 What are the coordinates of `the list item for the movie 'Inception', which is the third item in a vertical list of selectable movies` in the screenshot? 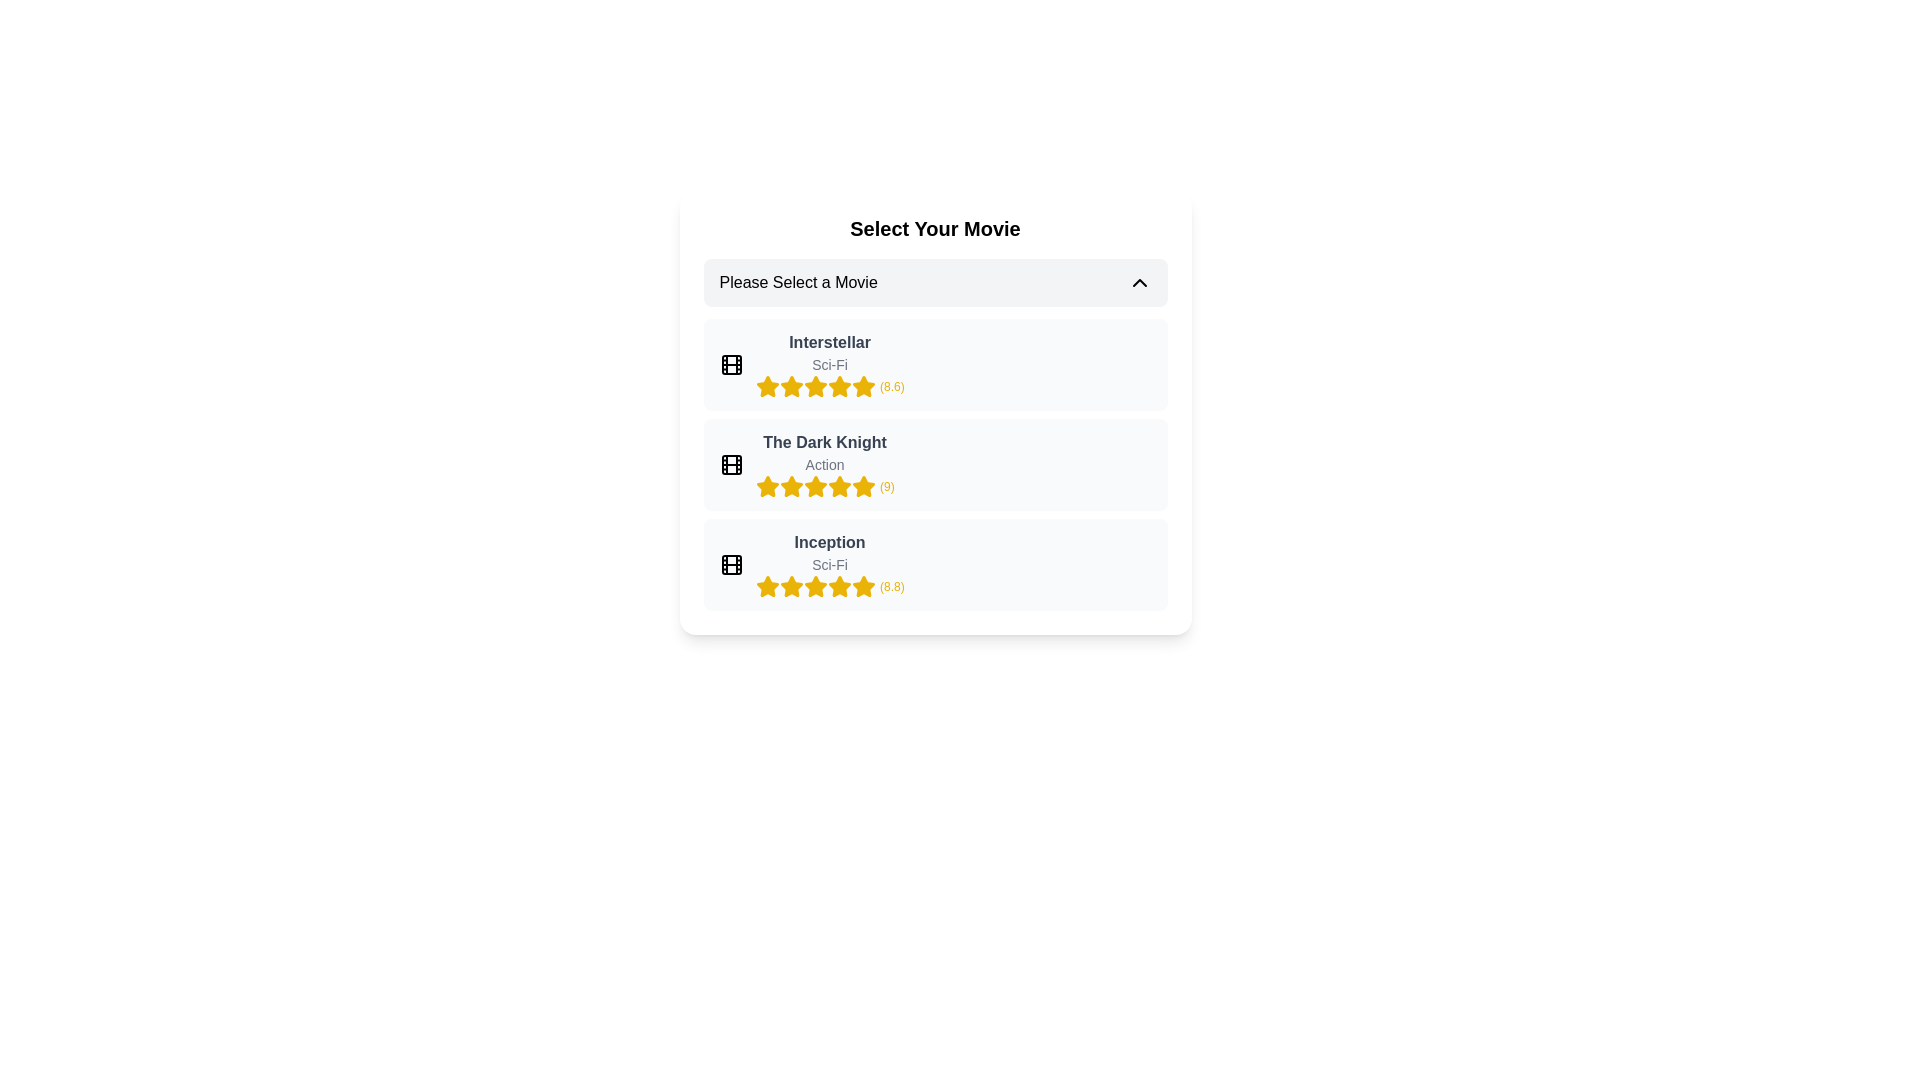 It's located at (830, 564).